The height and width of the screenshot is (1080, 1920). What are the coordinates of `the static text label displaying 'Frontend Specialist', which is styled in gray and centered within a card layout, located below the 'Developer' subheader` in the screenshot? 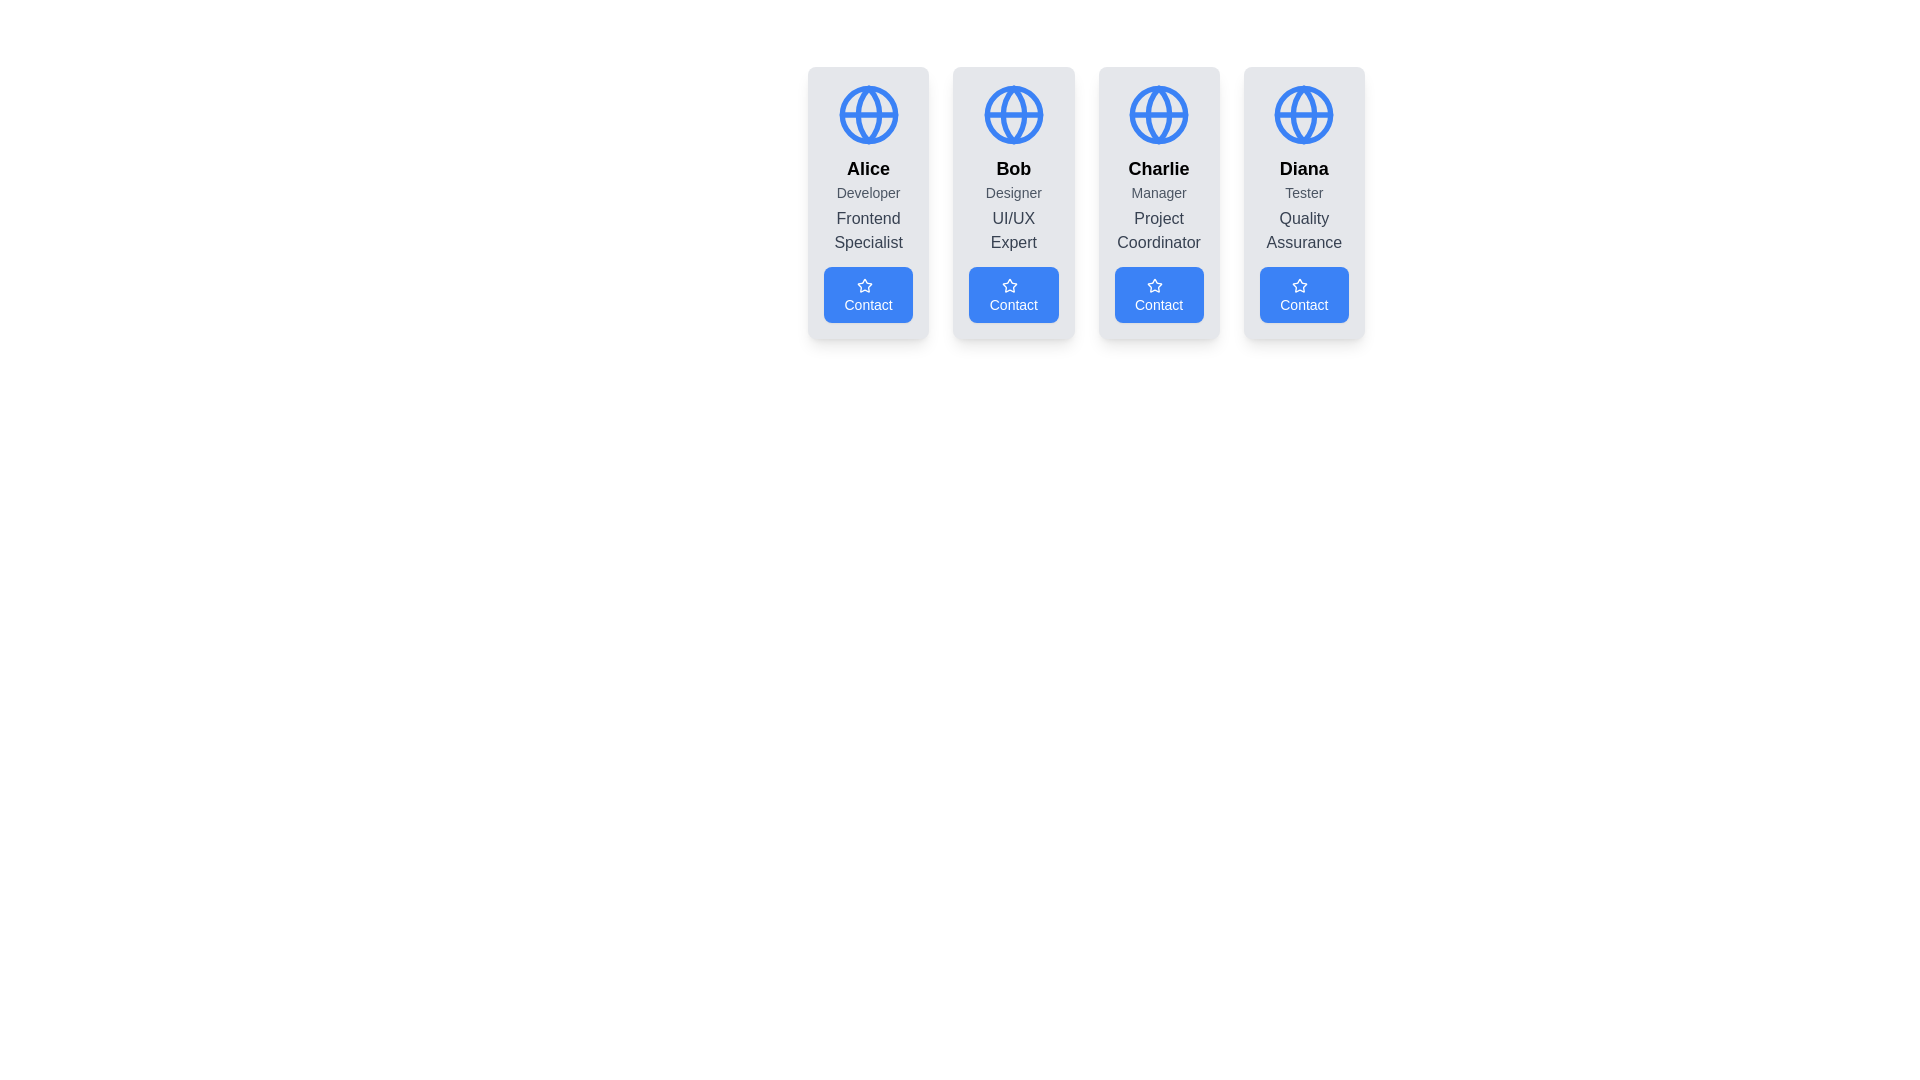 It's located at (868, 230).